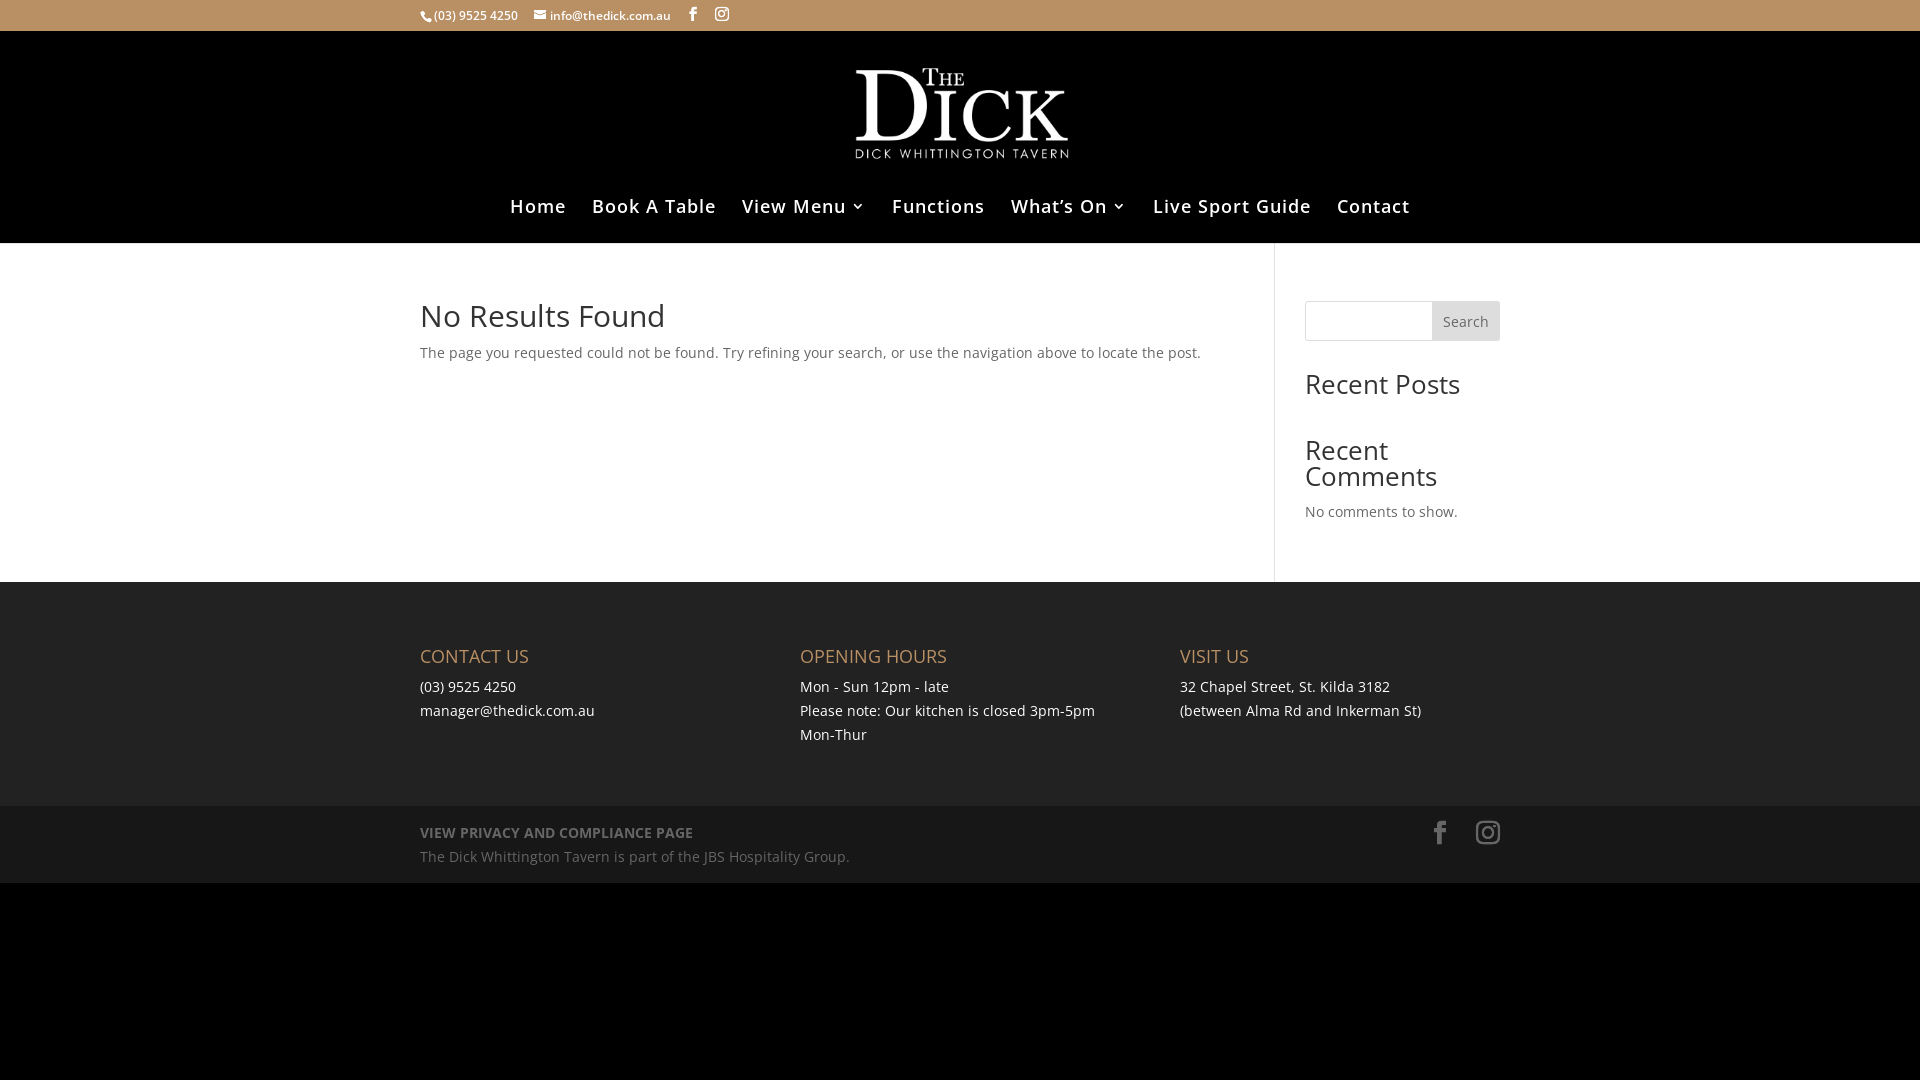 The image size is (1920, 1080). Describe the element at coordinates (937, 220) in the screenshot. I see `'Functions'` at that location.